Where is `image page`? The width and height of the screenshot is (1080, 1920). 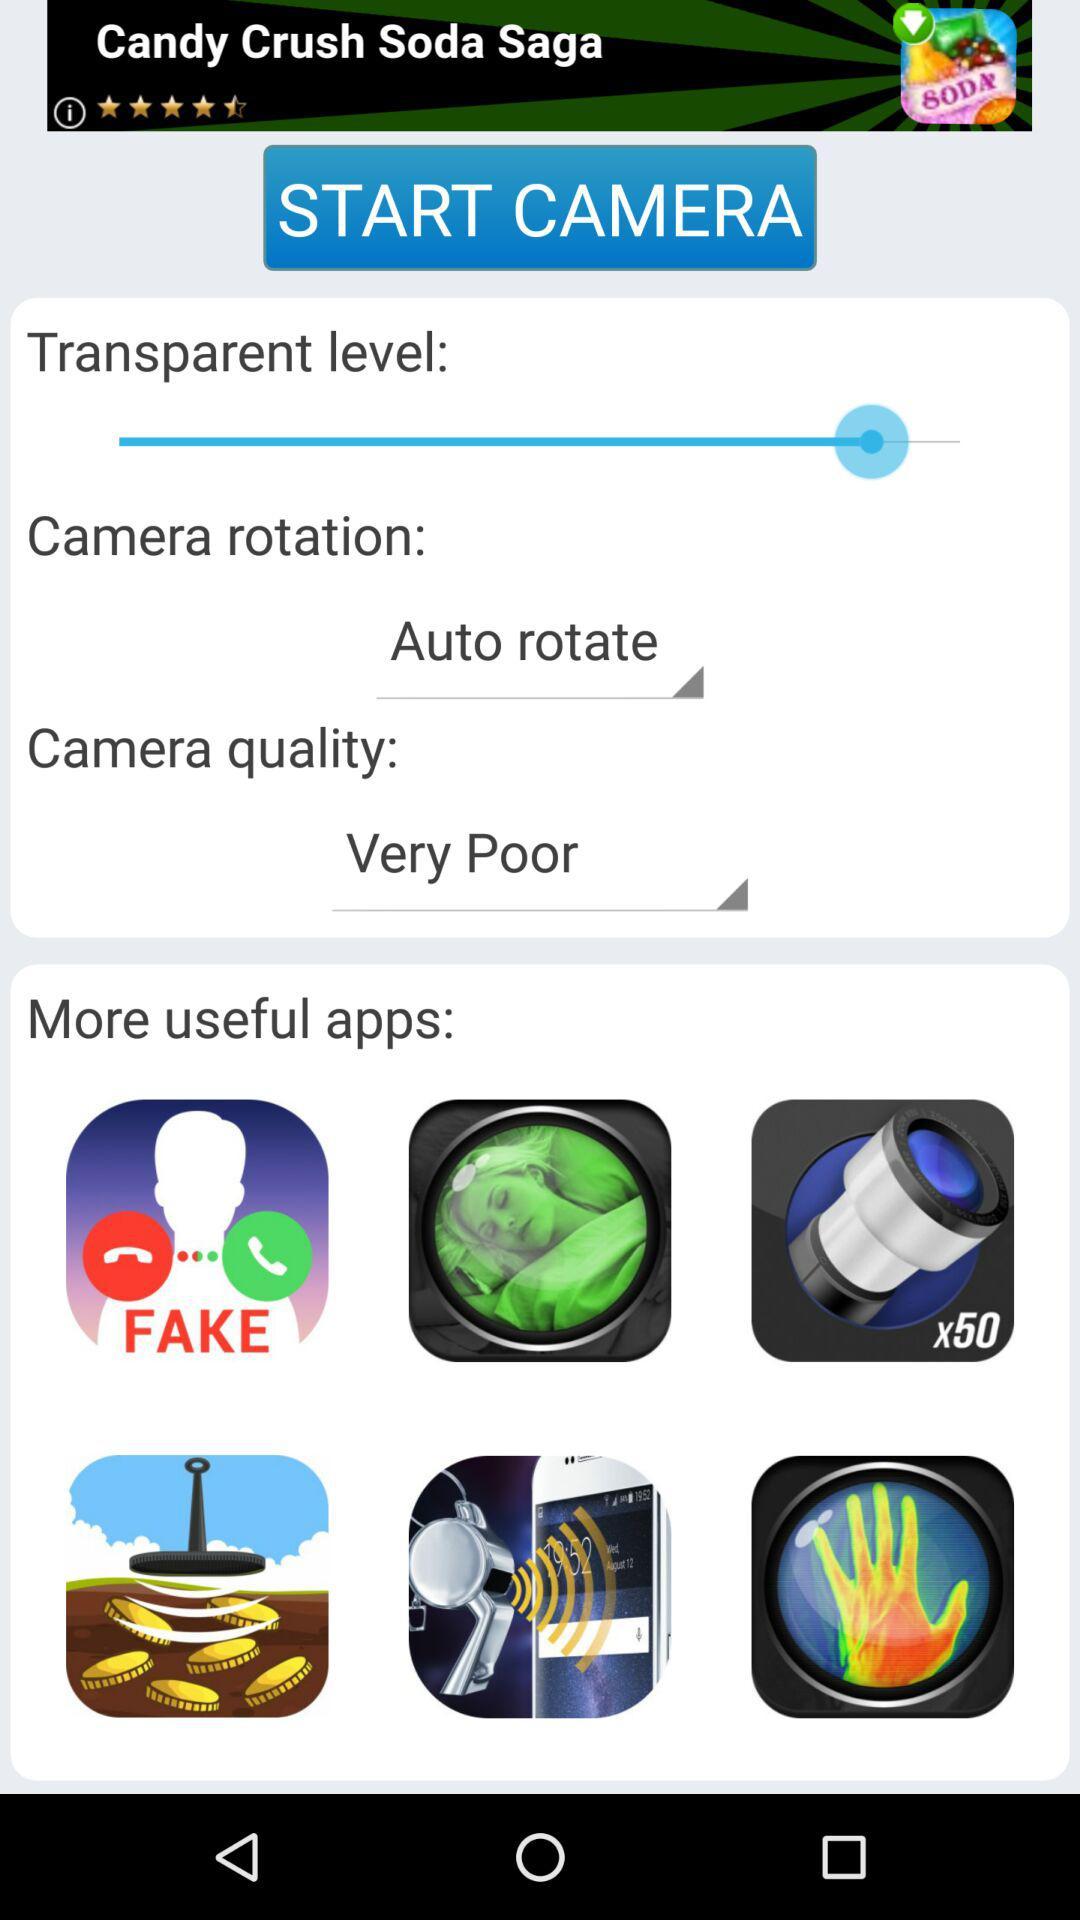
image page is located at coordinates (538, 1229).